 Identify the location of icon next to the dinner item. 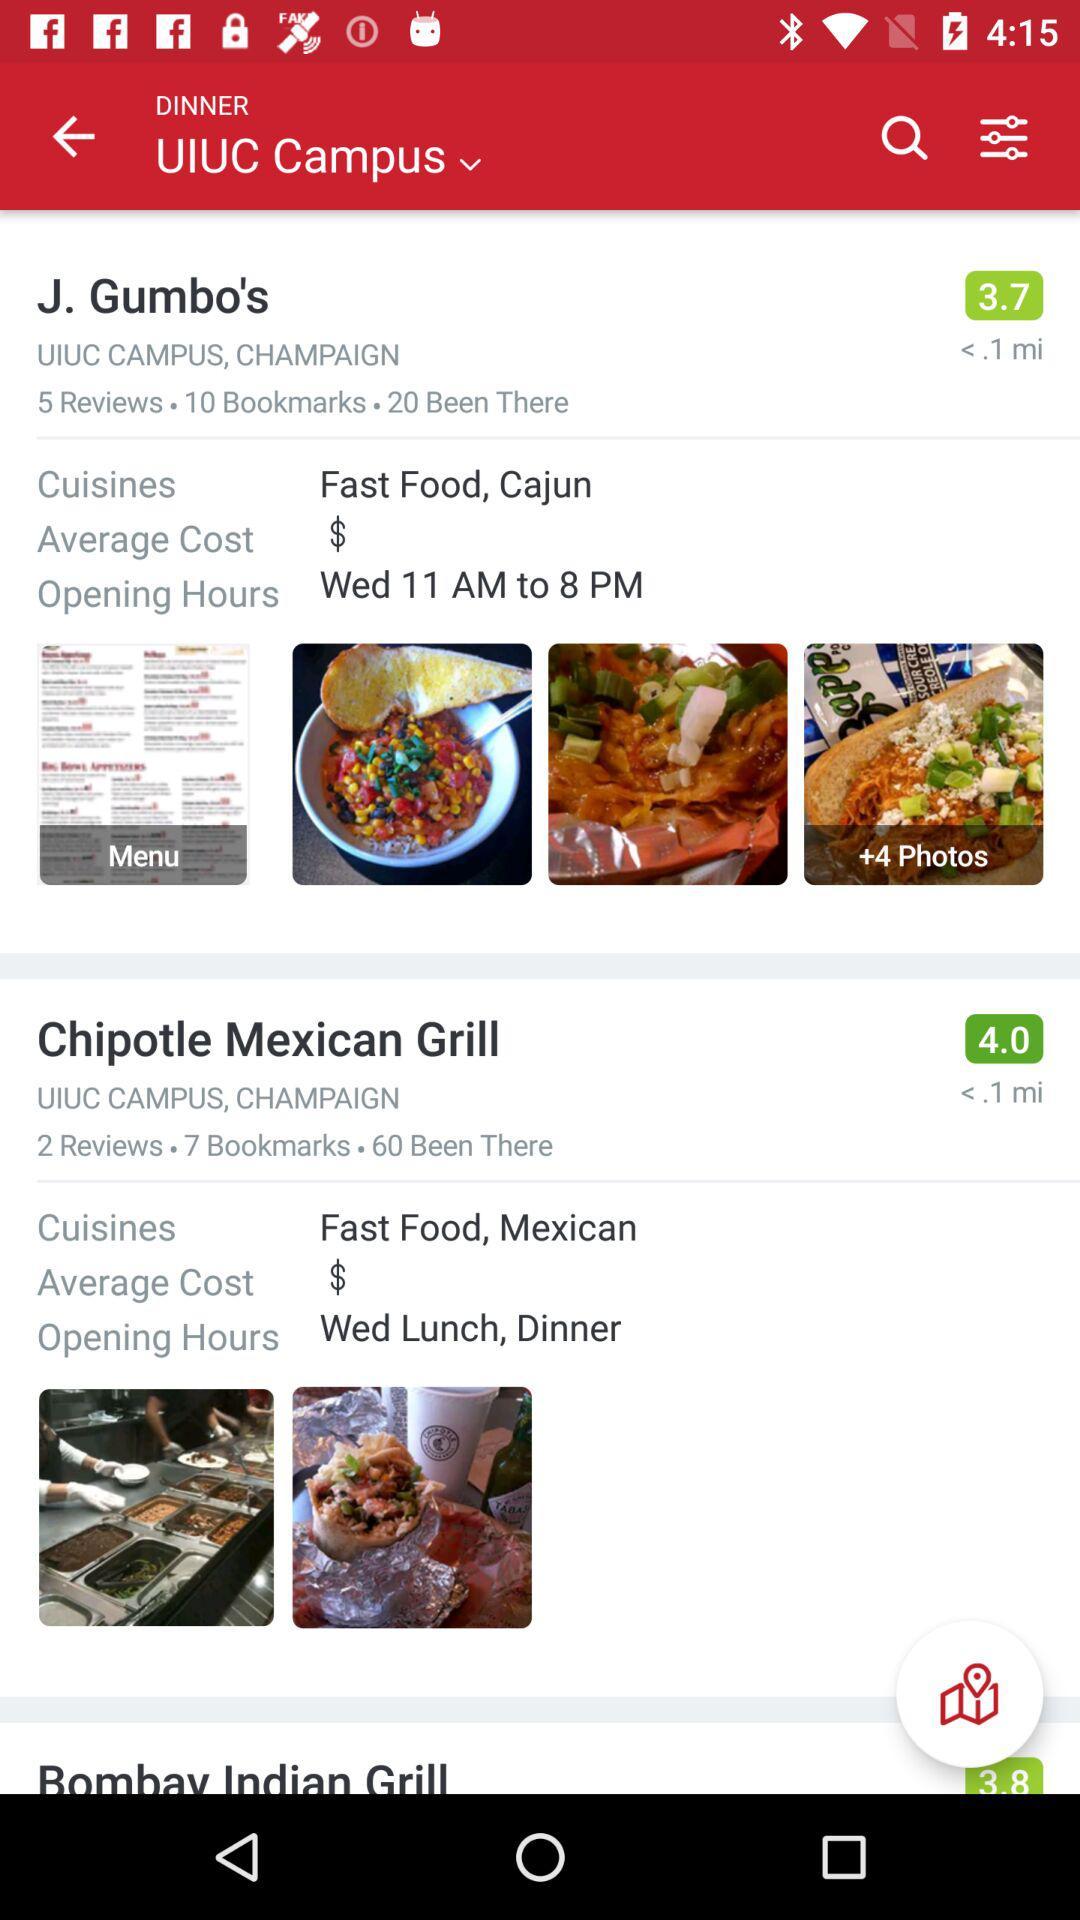
(72, 135).